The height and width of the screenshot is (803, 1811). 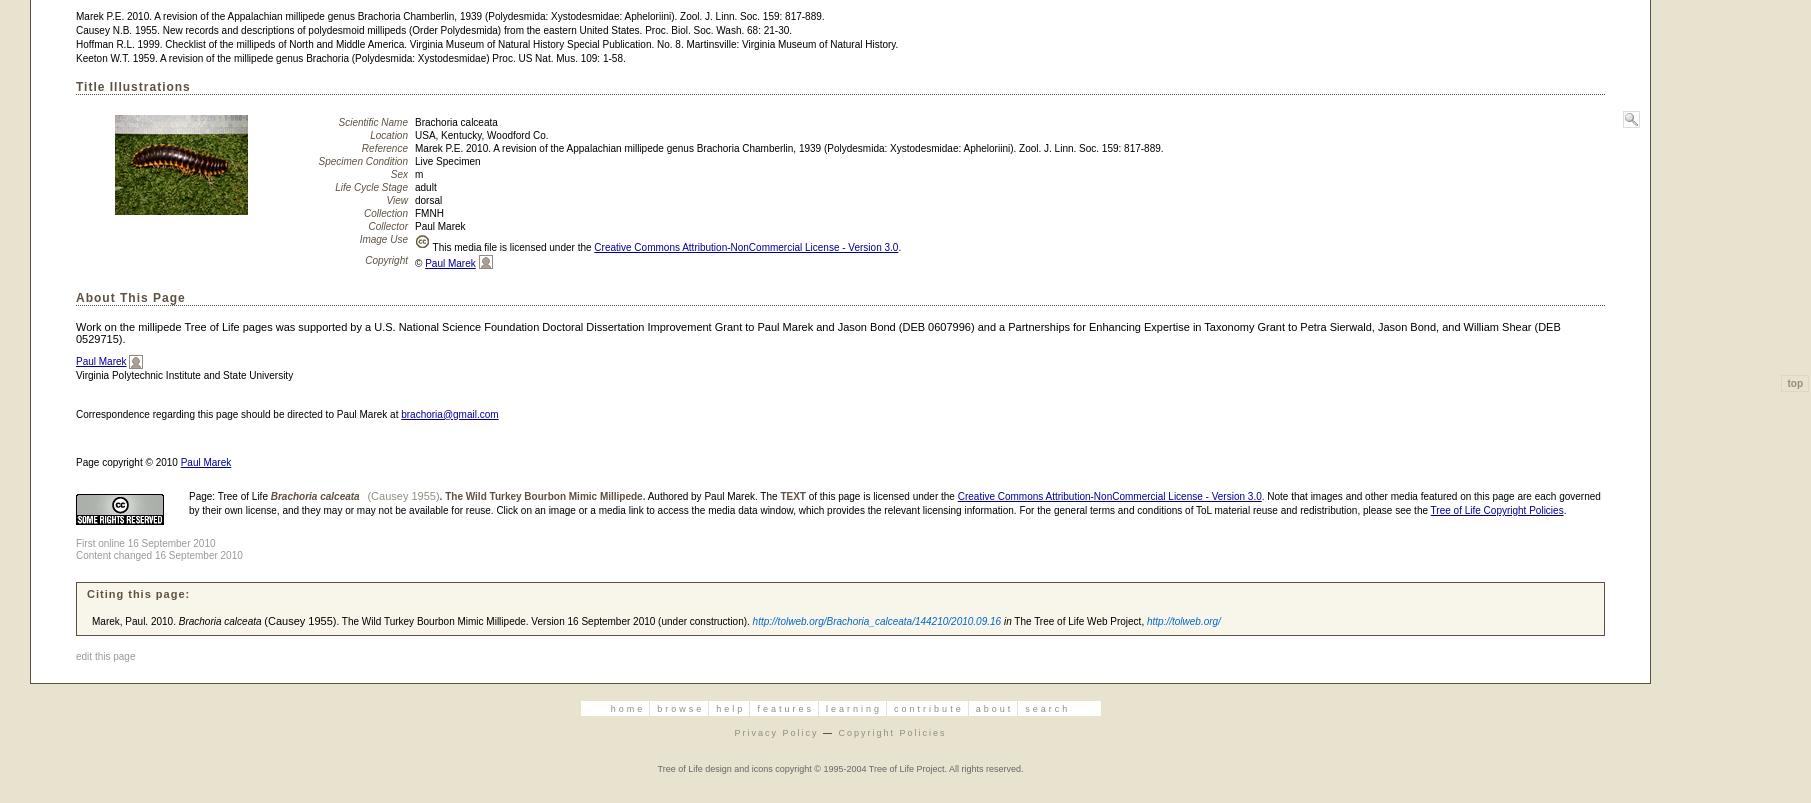 What do you see at coordinates (765, 494) in the screenshot?
I see `'.         
	The'` at bounding box center [765, 494].